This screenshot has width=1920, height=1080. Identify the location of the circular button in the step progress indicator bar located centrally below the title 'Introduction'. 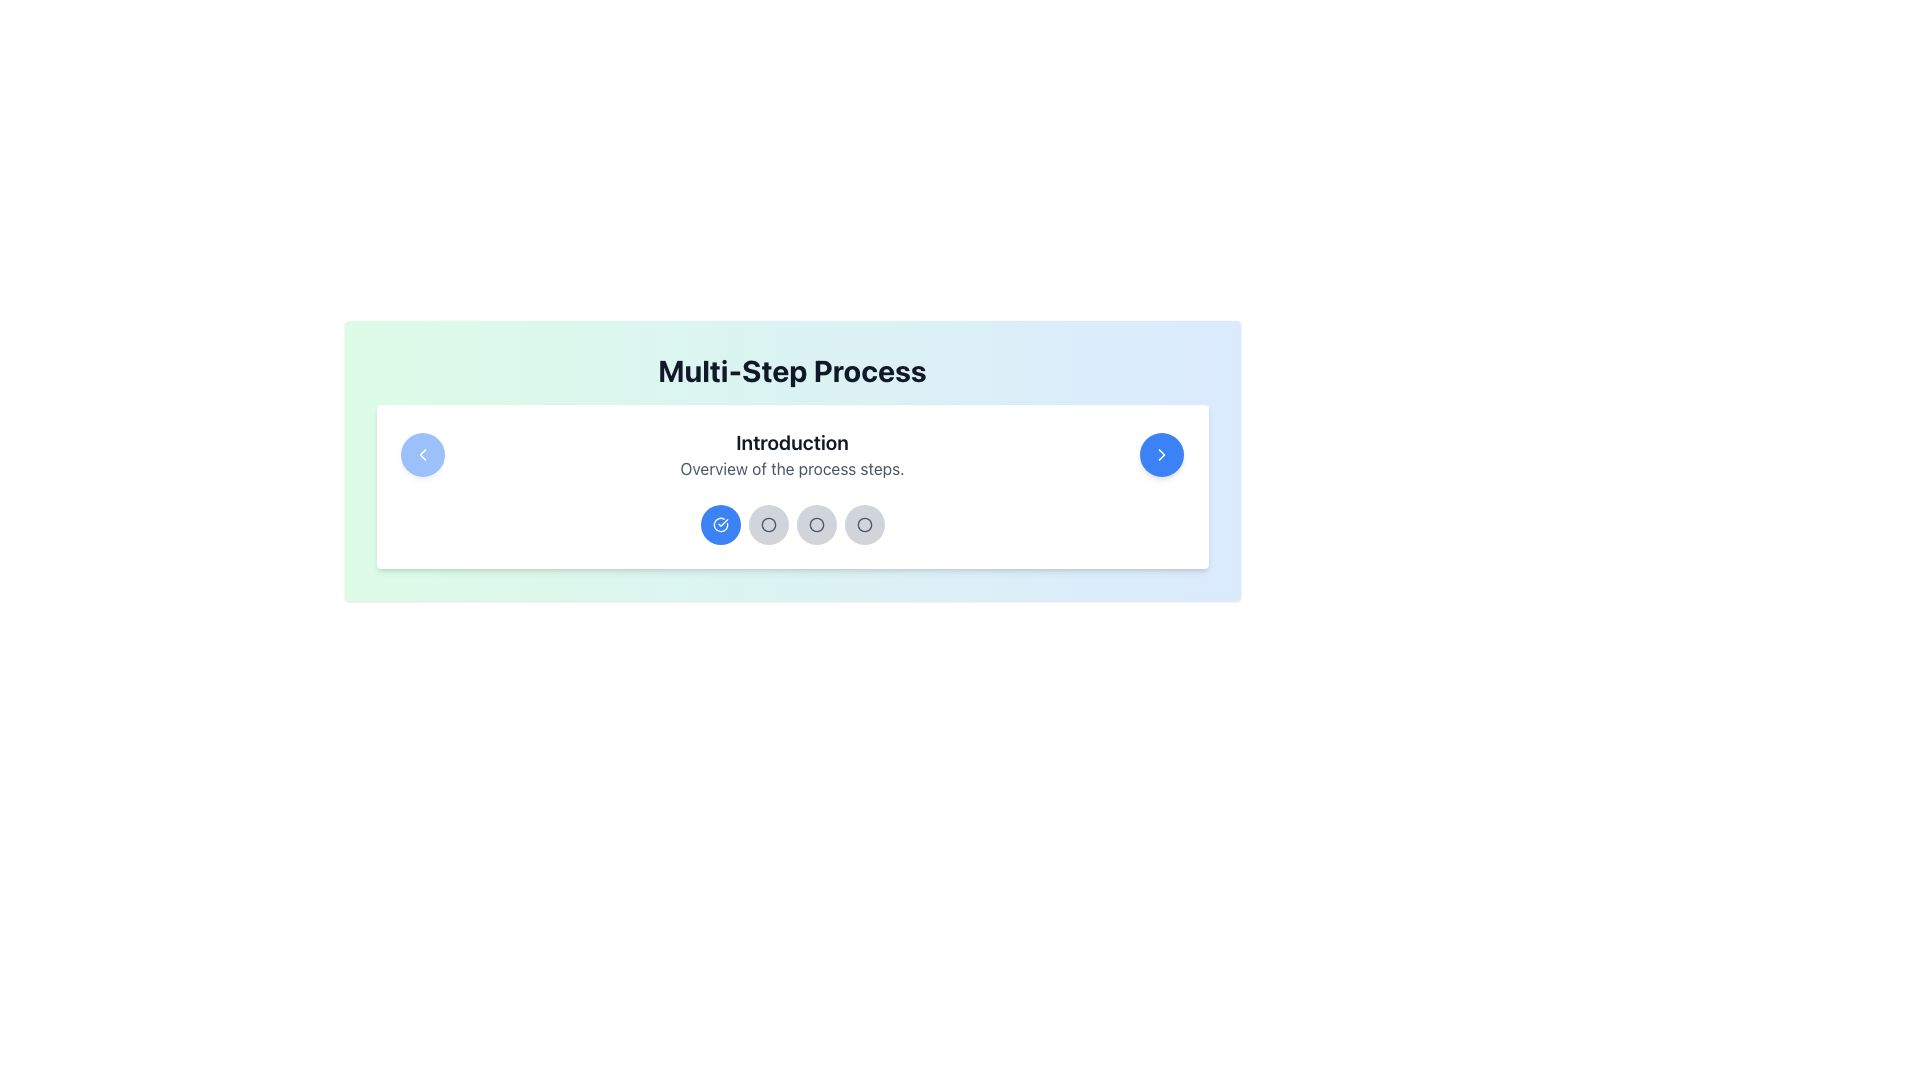
(791, 523).